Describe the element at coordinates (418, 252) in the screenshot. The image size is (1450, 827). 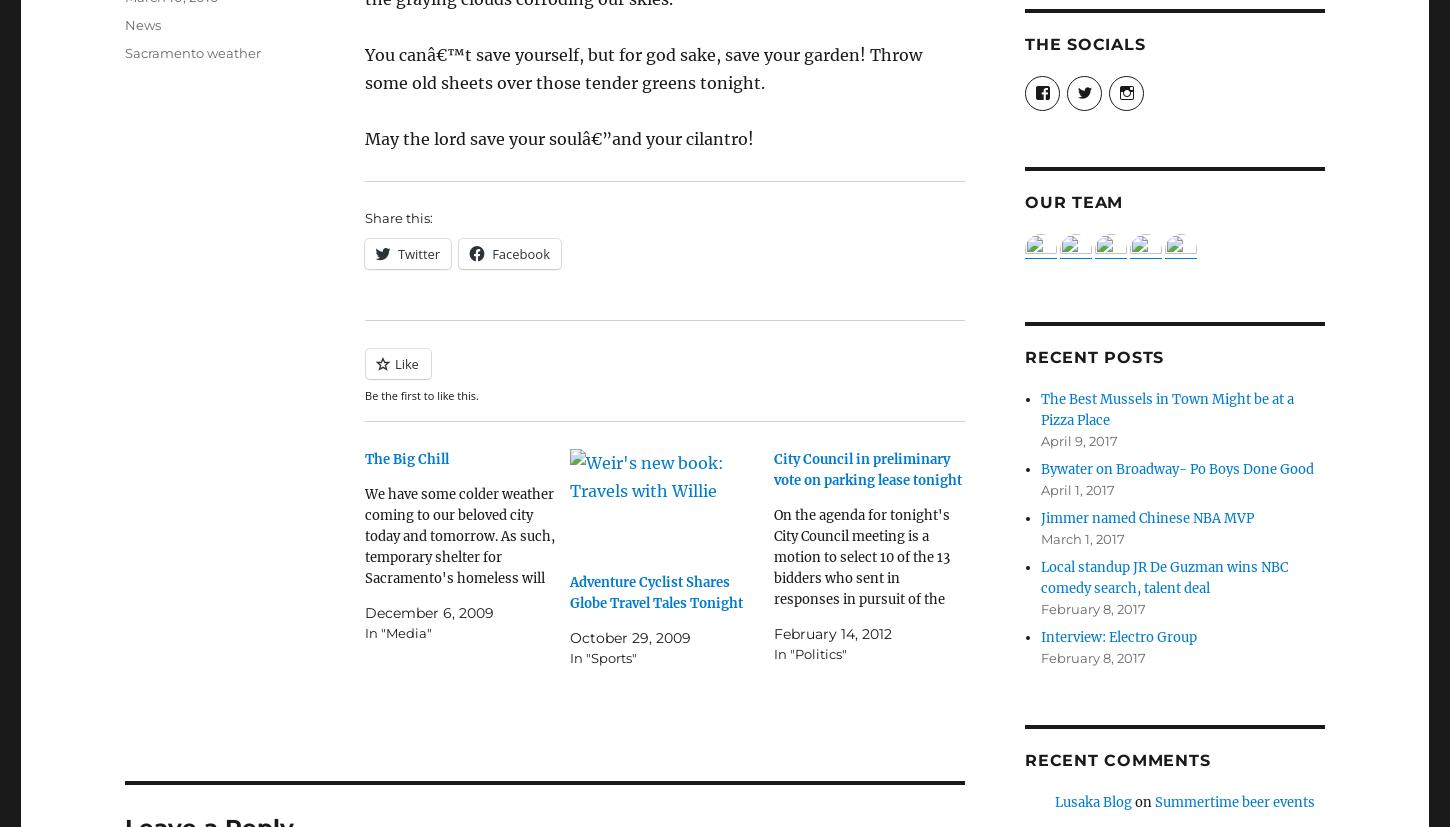
I see `'Twitter'` at that location.